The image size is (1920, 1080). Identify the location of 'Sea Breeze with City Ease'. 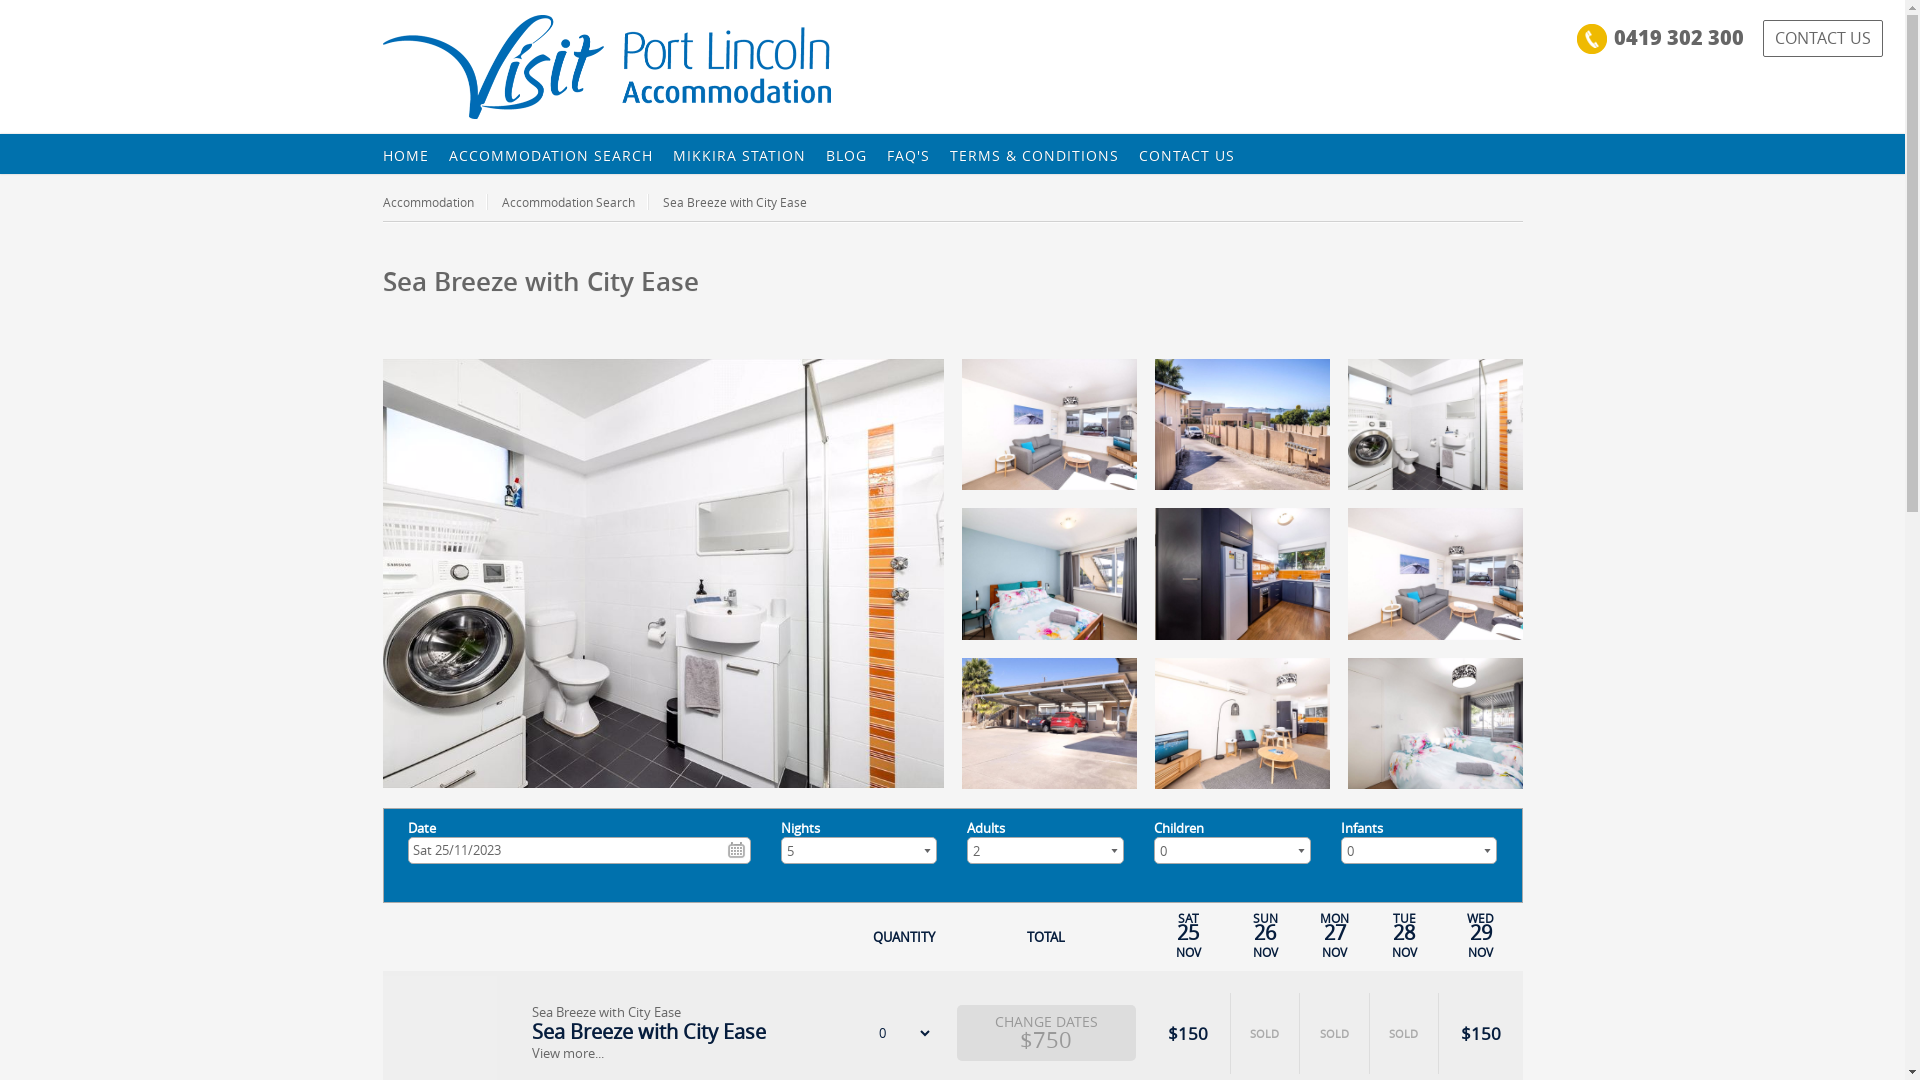
(532, 1032).